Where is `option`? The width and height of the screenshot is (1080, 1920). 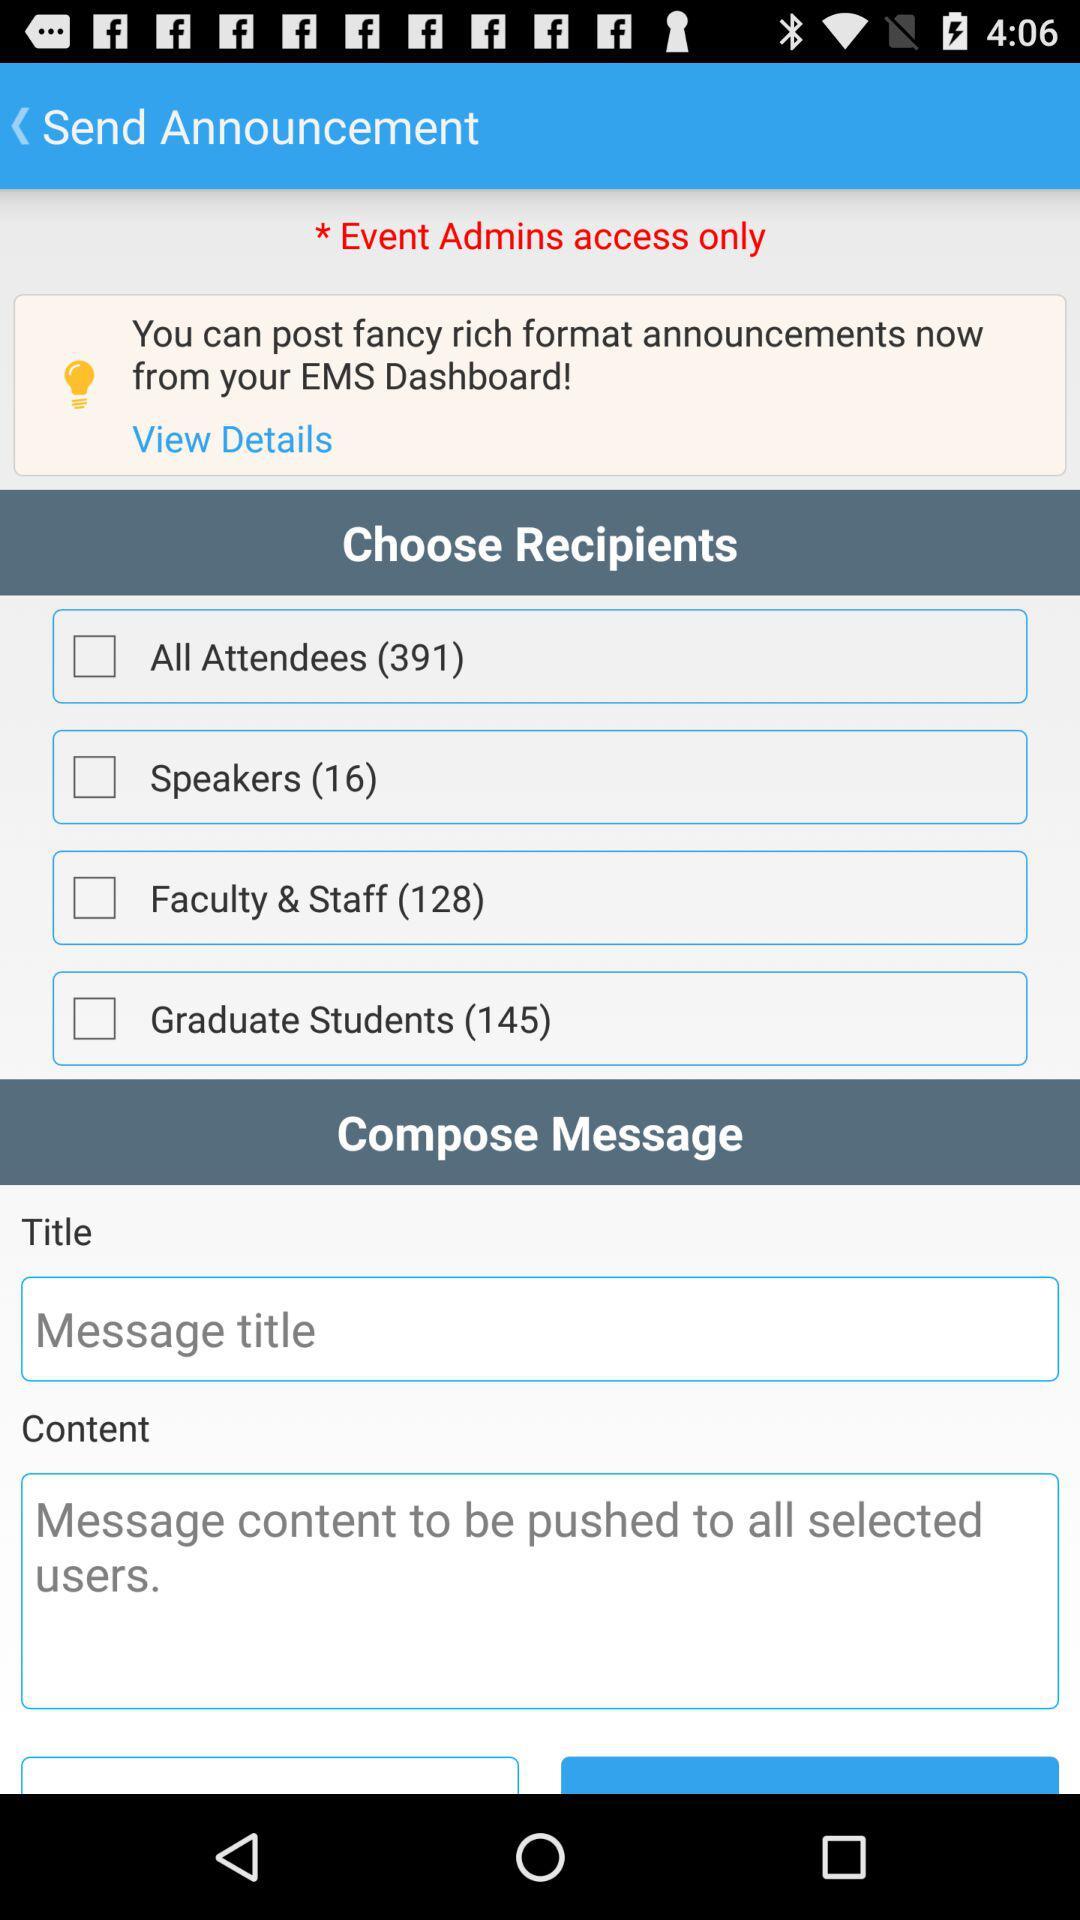 option is located at coordinates (94, 656).